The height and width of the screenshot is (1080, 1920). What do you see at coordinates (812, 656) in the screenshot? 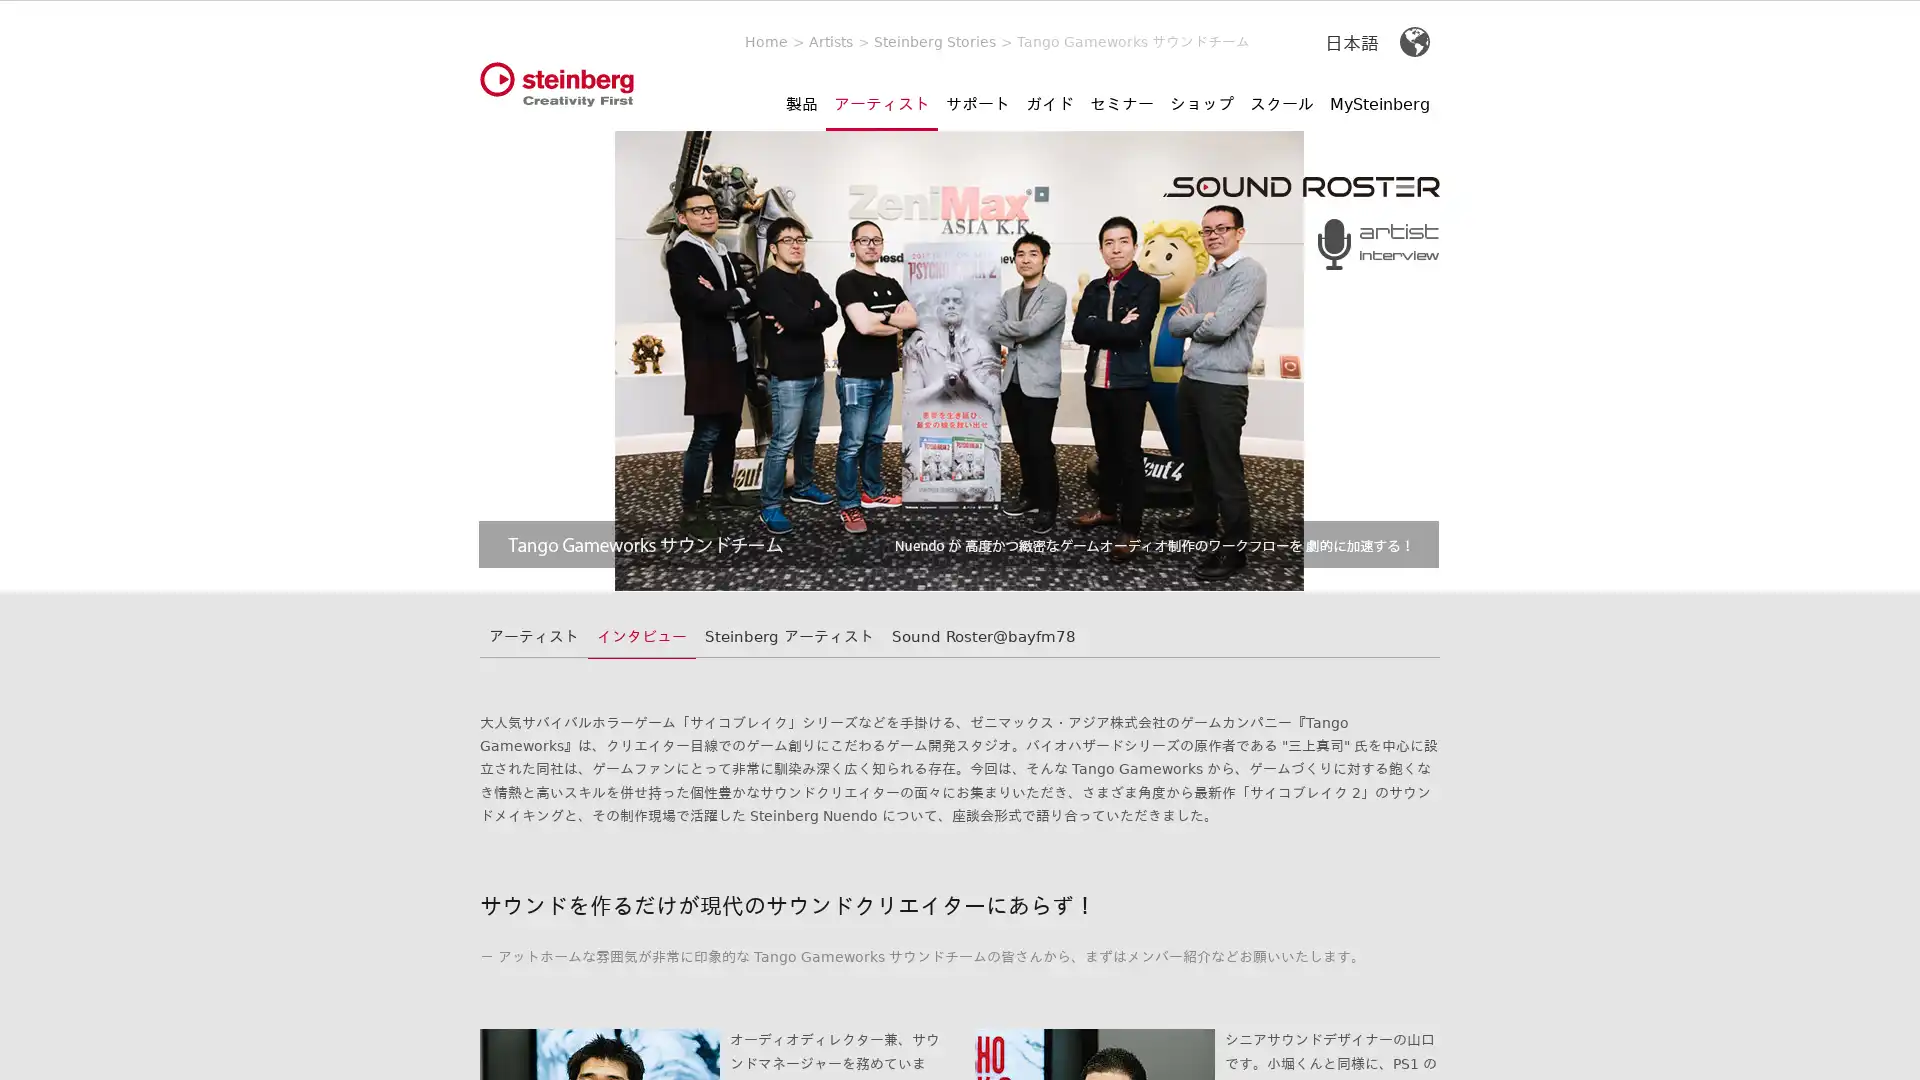
I see `More Information` at bounding box center [812, 656].